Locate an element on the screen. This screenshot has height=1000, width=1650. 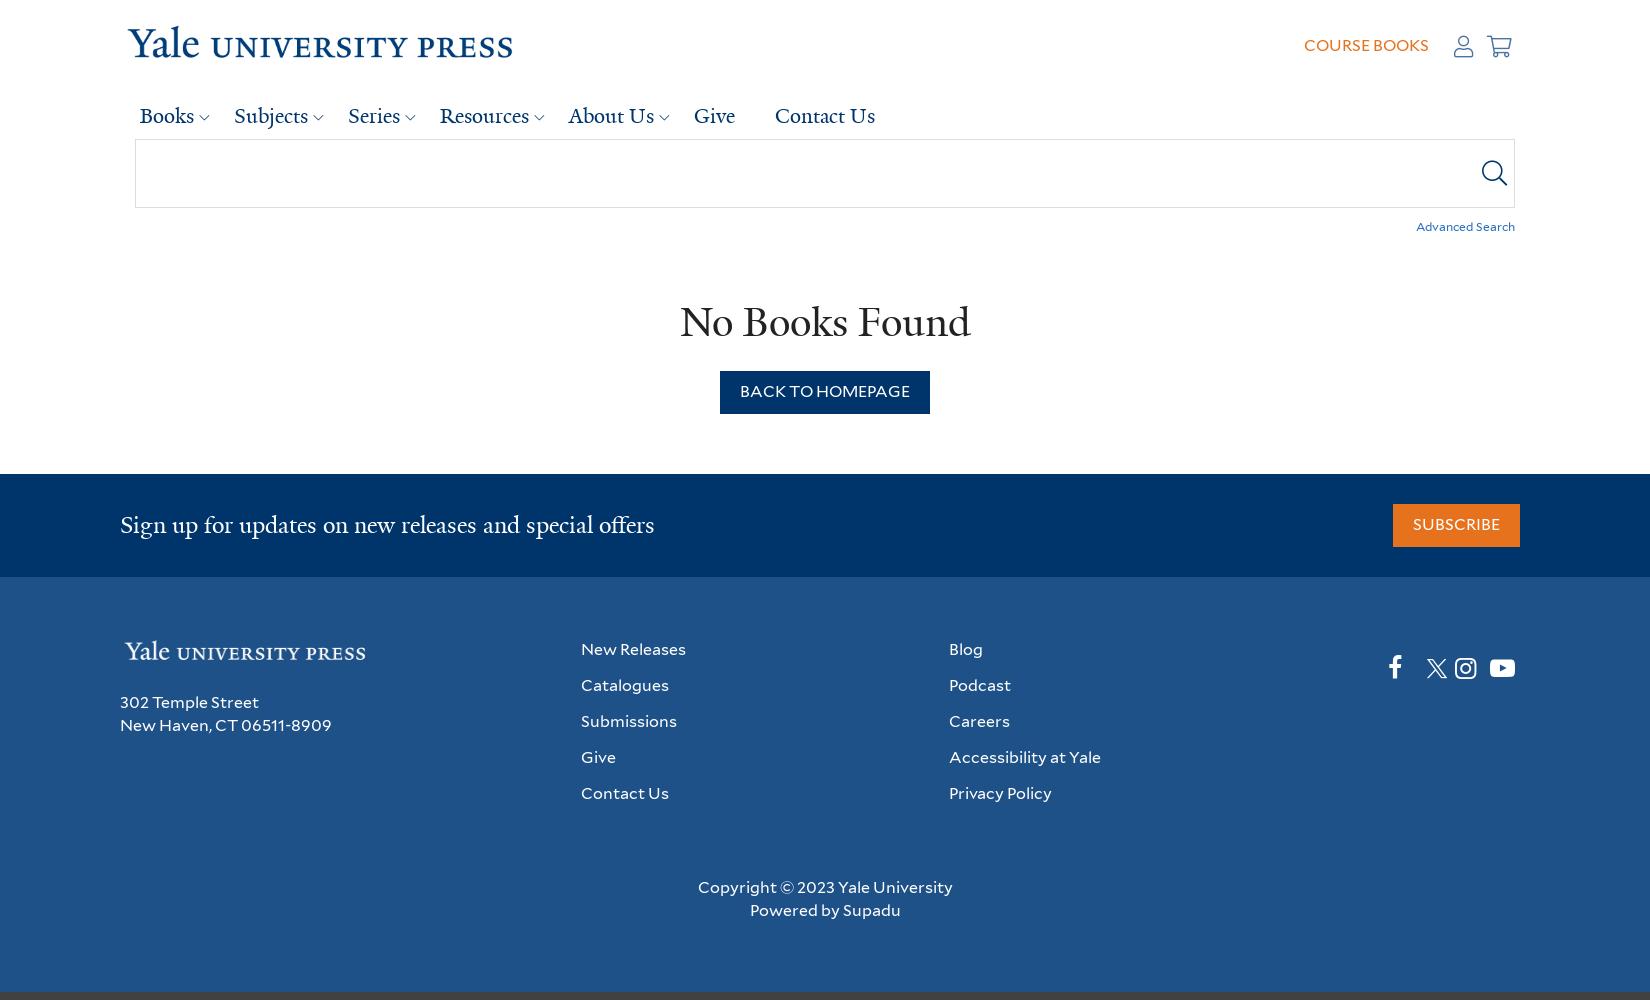
'Powered by' is located at coordinates (747, 909).